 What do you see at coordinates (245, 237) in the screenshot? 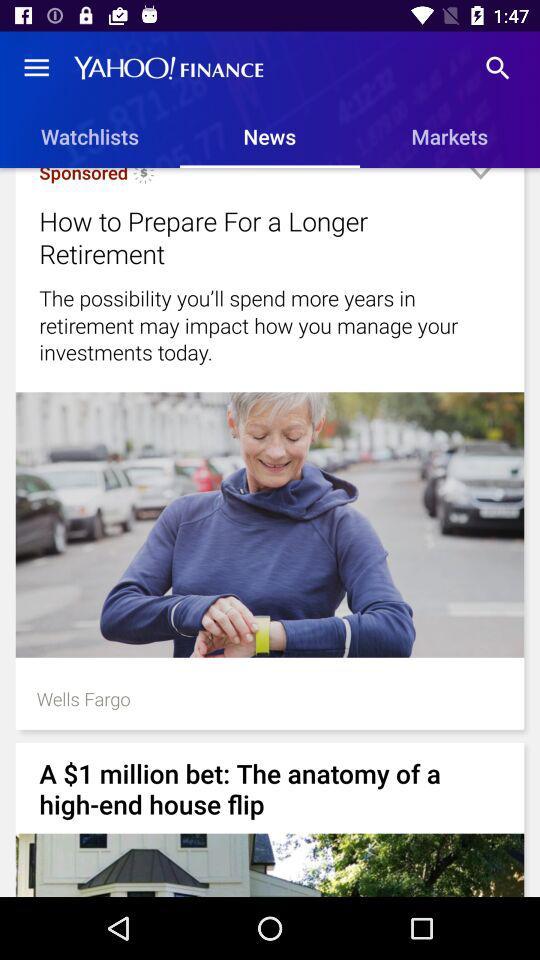
I see `the how to prepare item` at bounding box center [245, 237].